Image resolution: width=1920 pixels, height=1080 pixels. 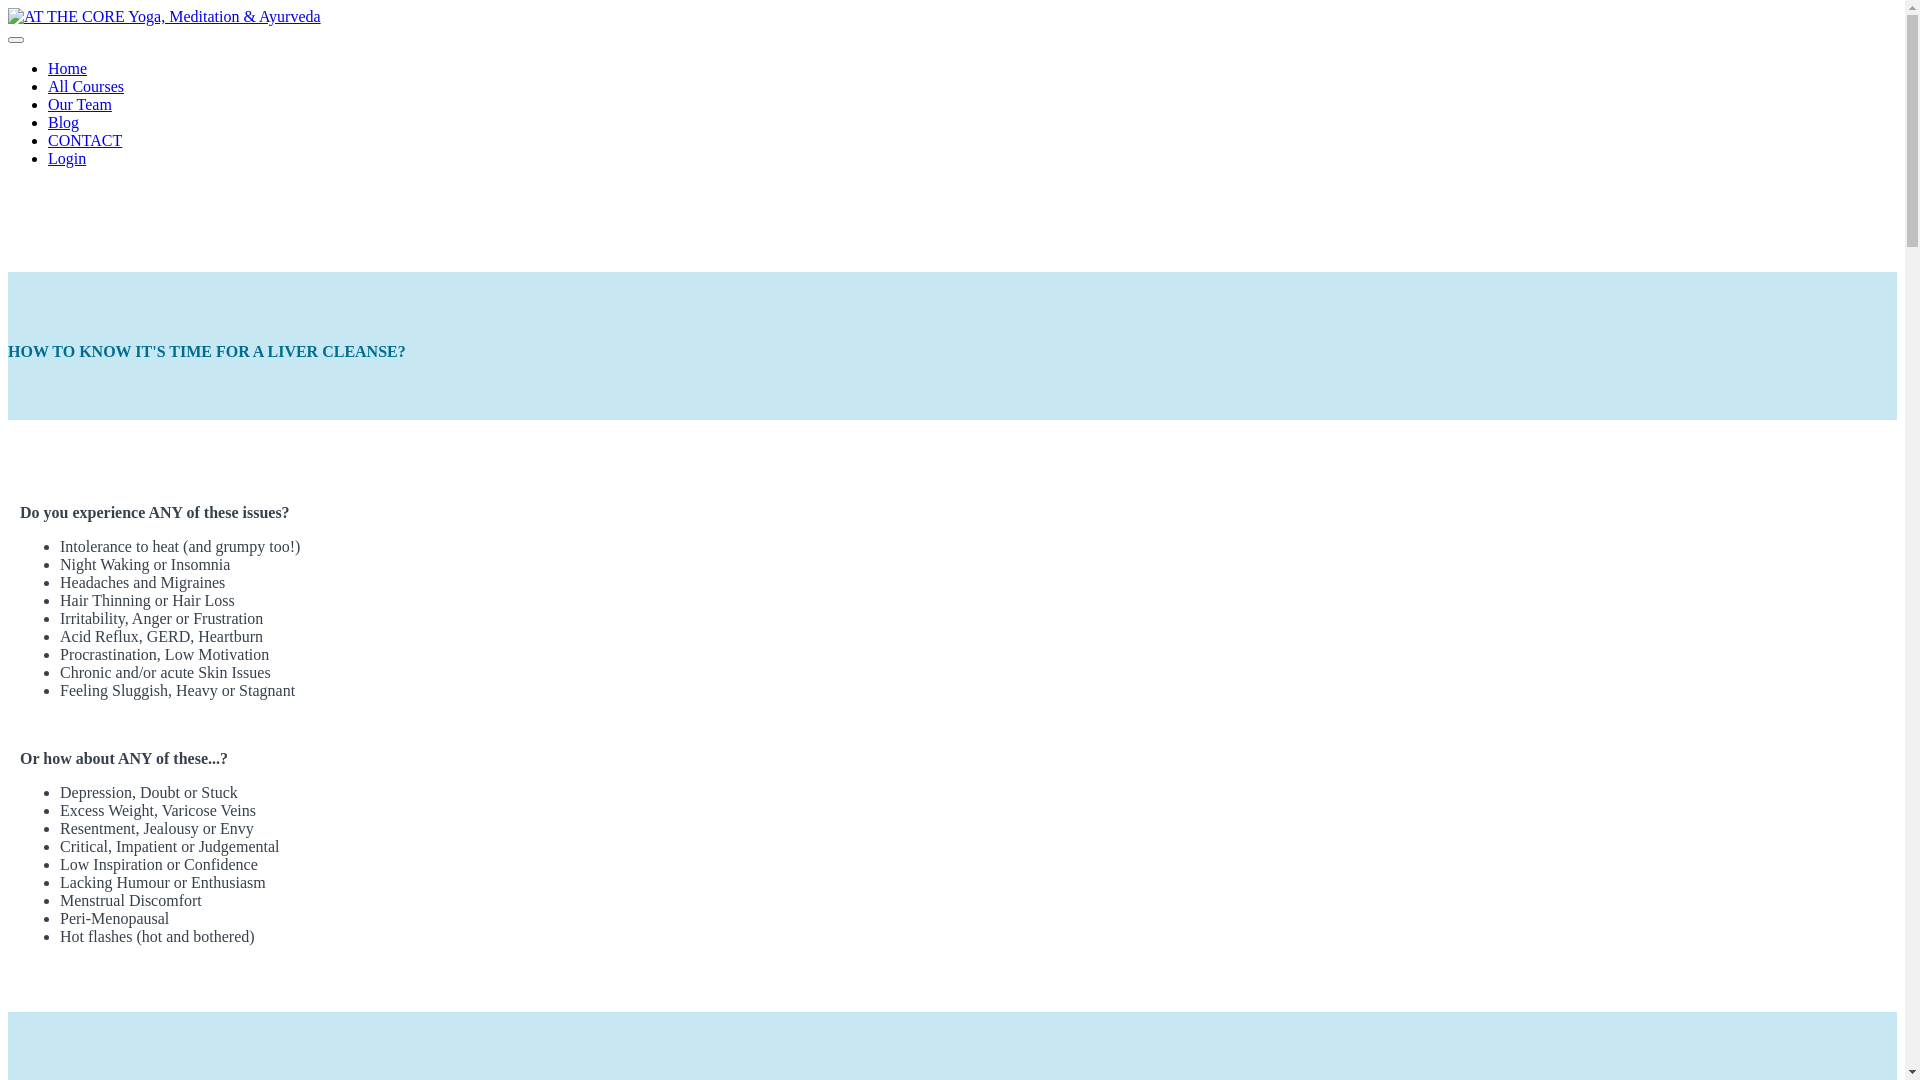 I want to click on 'Blog', so click(x=63, y=122).